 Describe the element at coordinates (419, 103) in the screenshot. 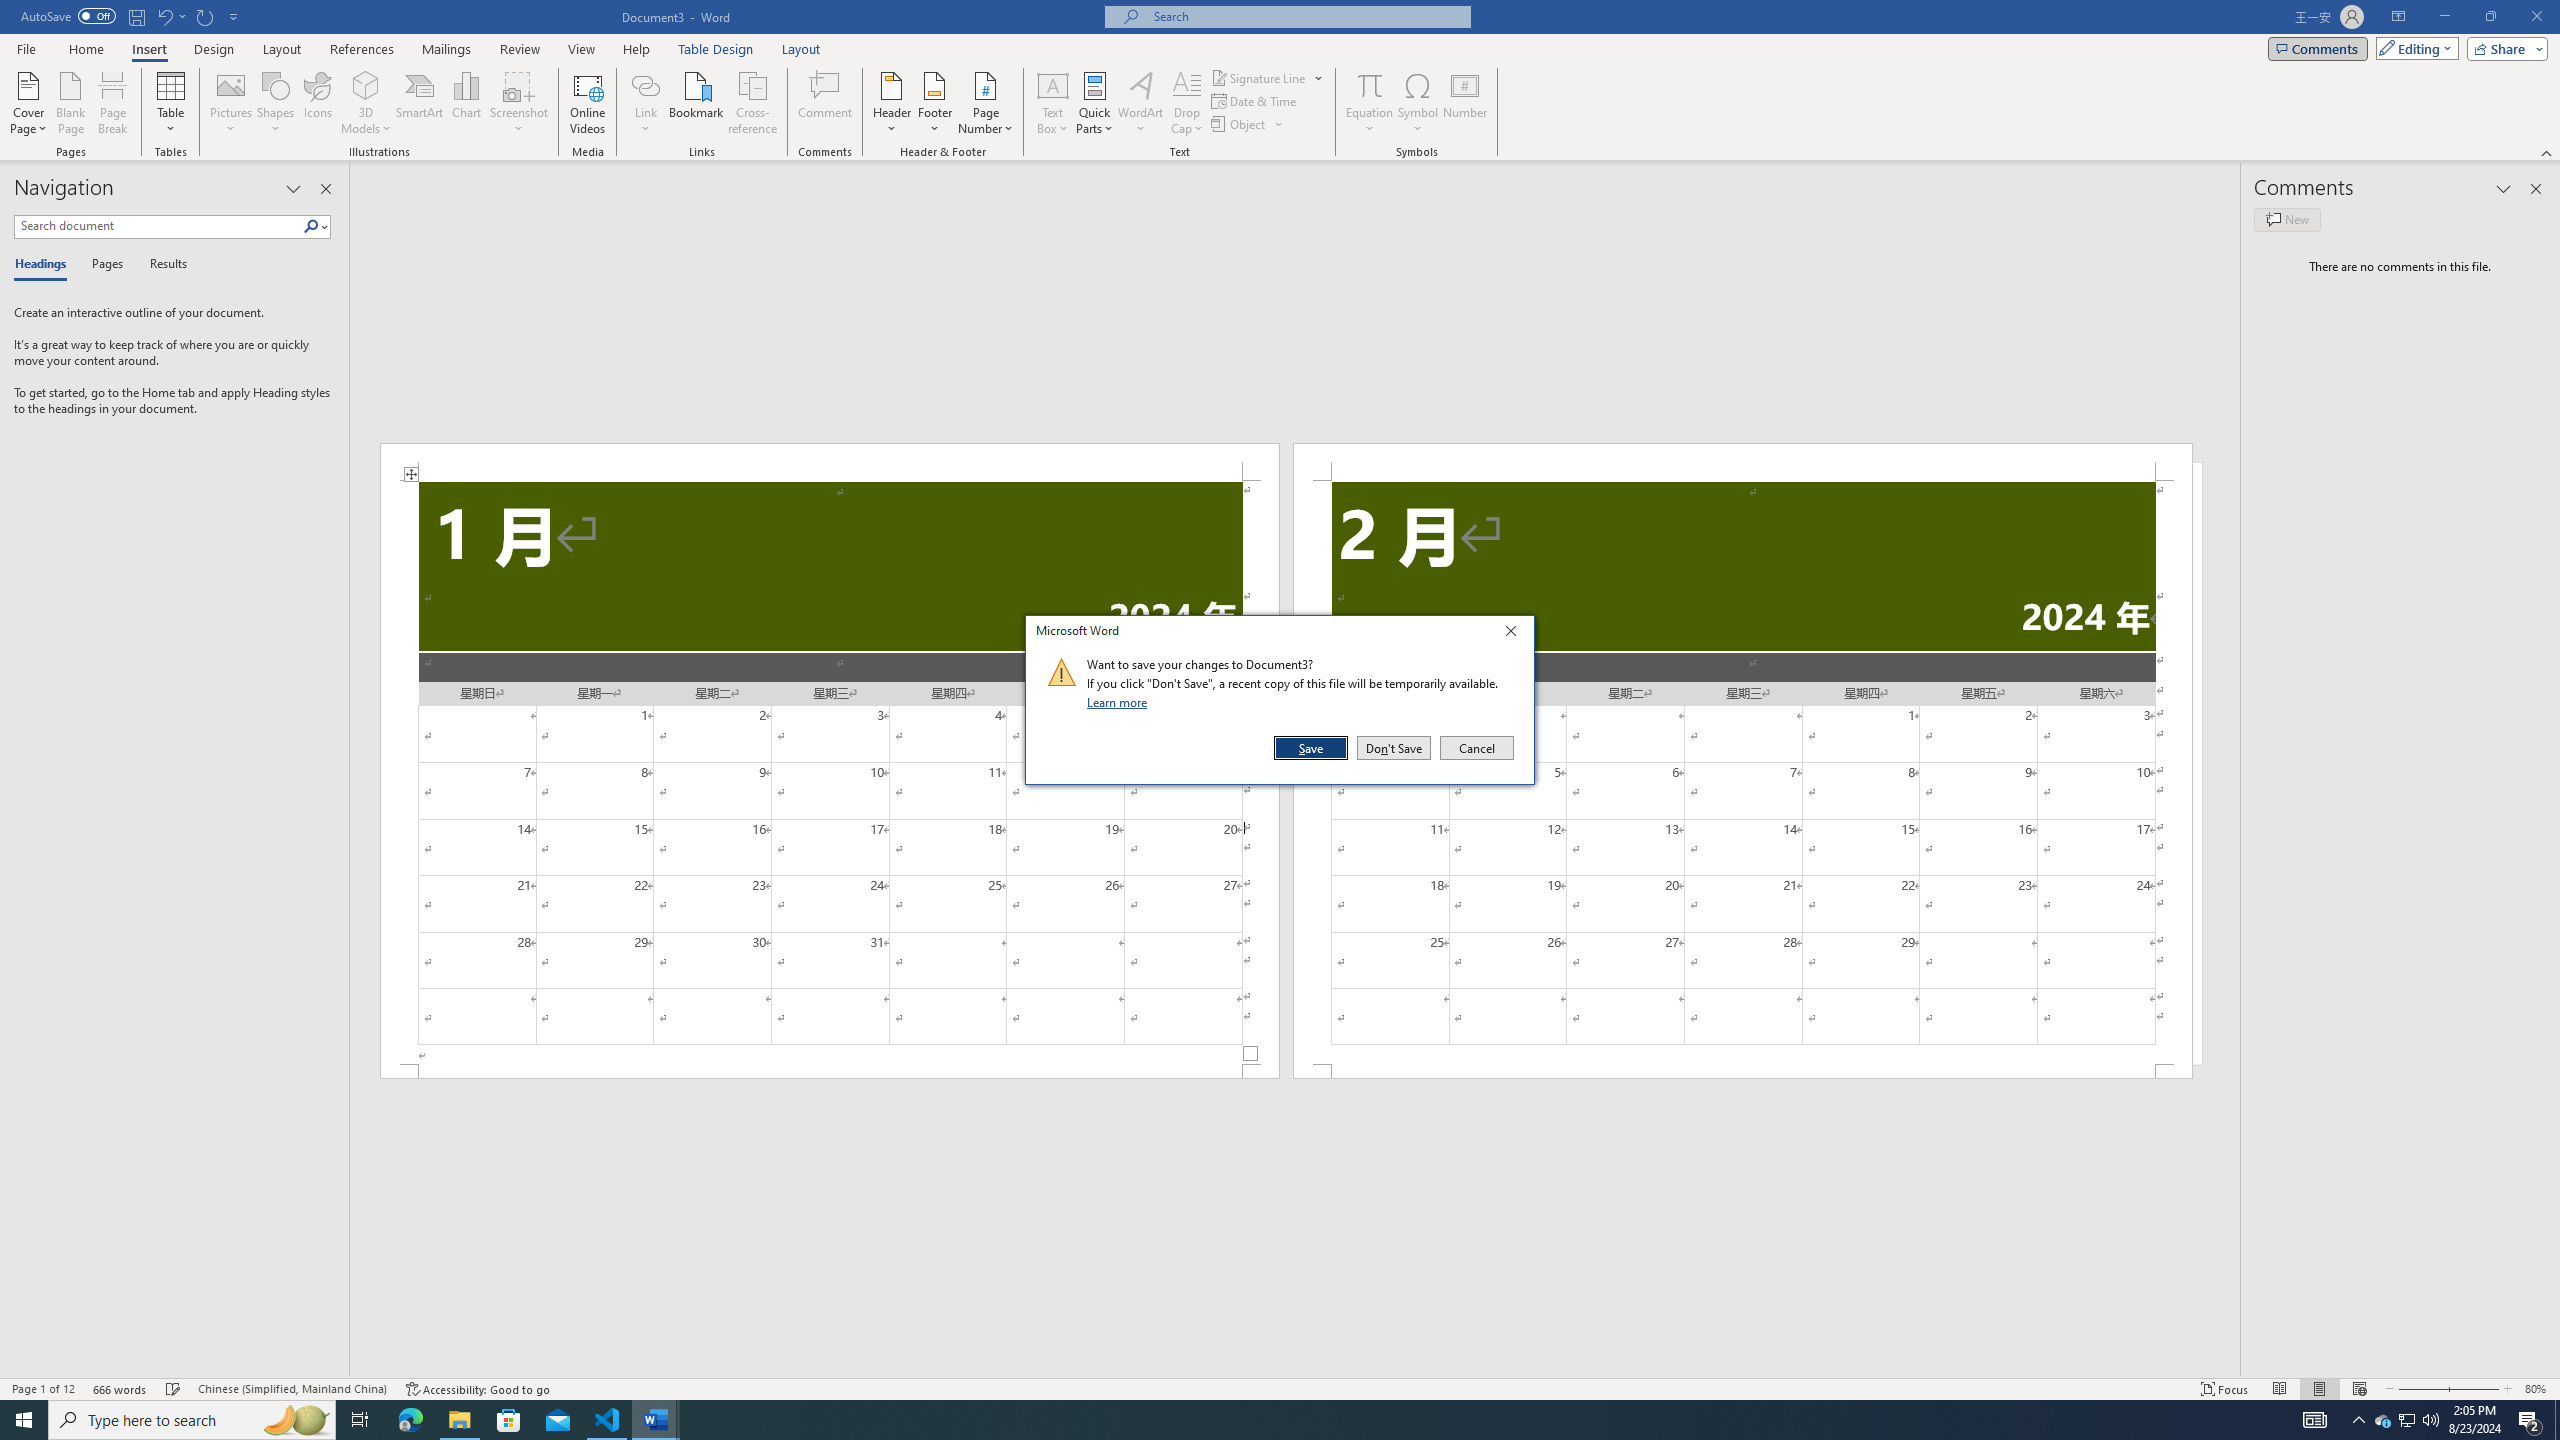

I see `'SmartArt...'` at that location.